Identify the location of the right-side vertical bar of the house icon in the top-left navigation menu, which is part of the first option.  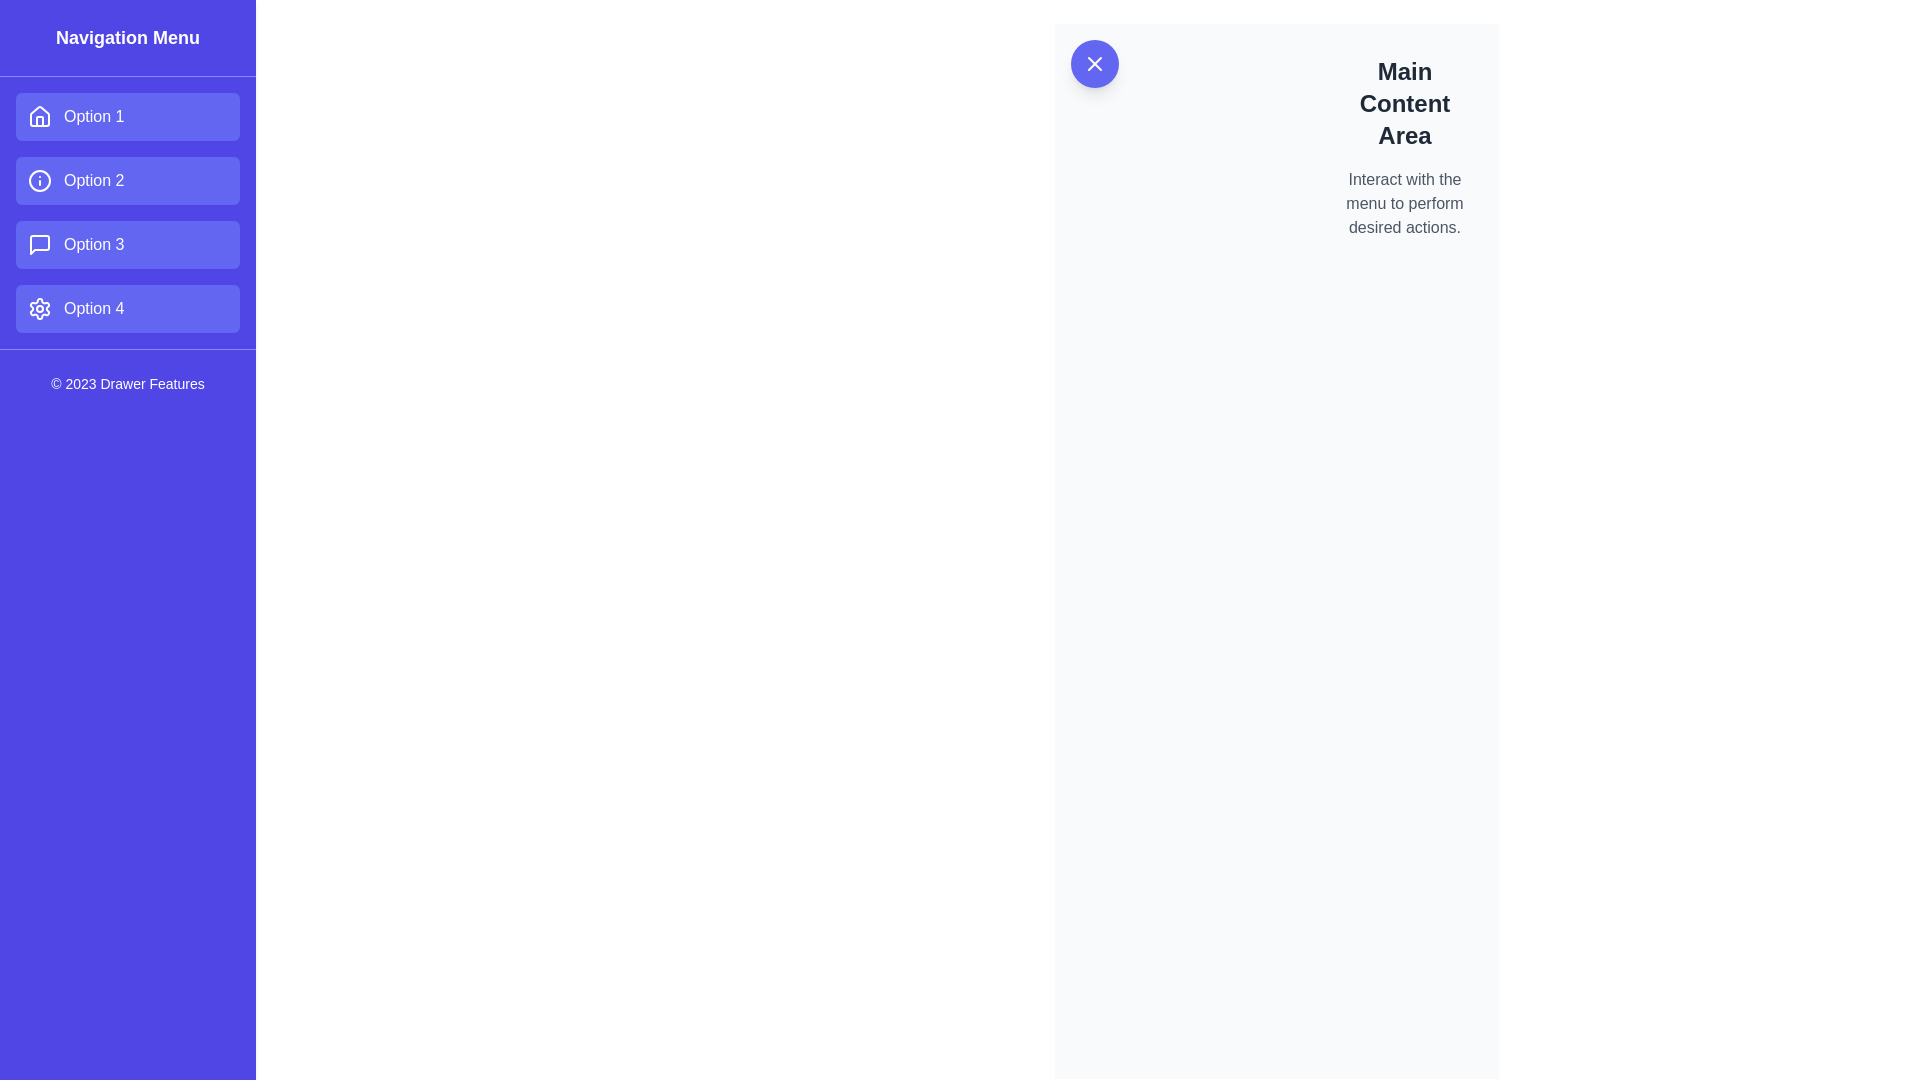
(39, 121).